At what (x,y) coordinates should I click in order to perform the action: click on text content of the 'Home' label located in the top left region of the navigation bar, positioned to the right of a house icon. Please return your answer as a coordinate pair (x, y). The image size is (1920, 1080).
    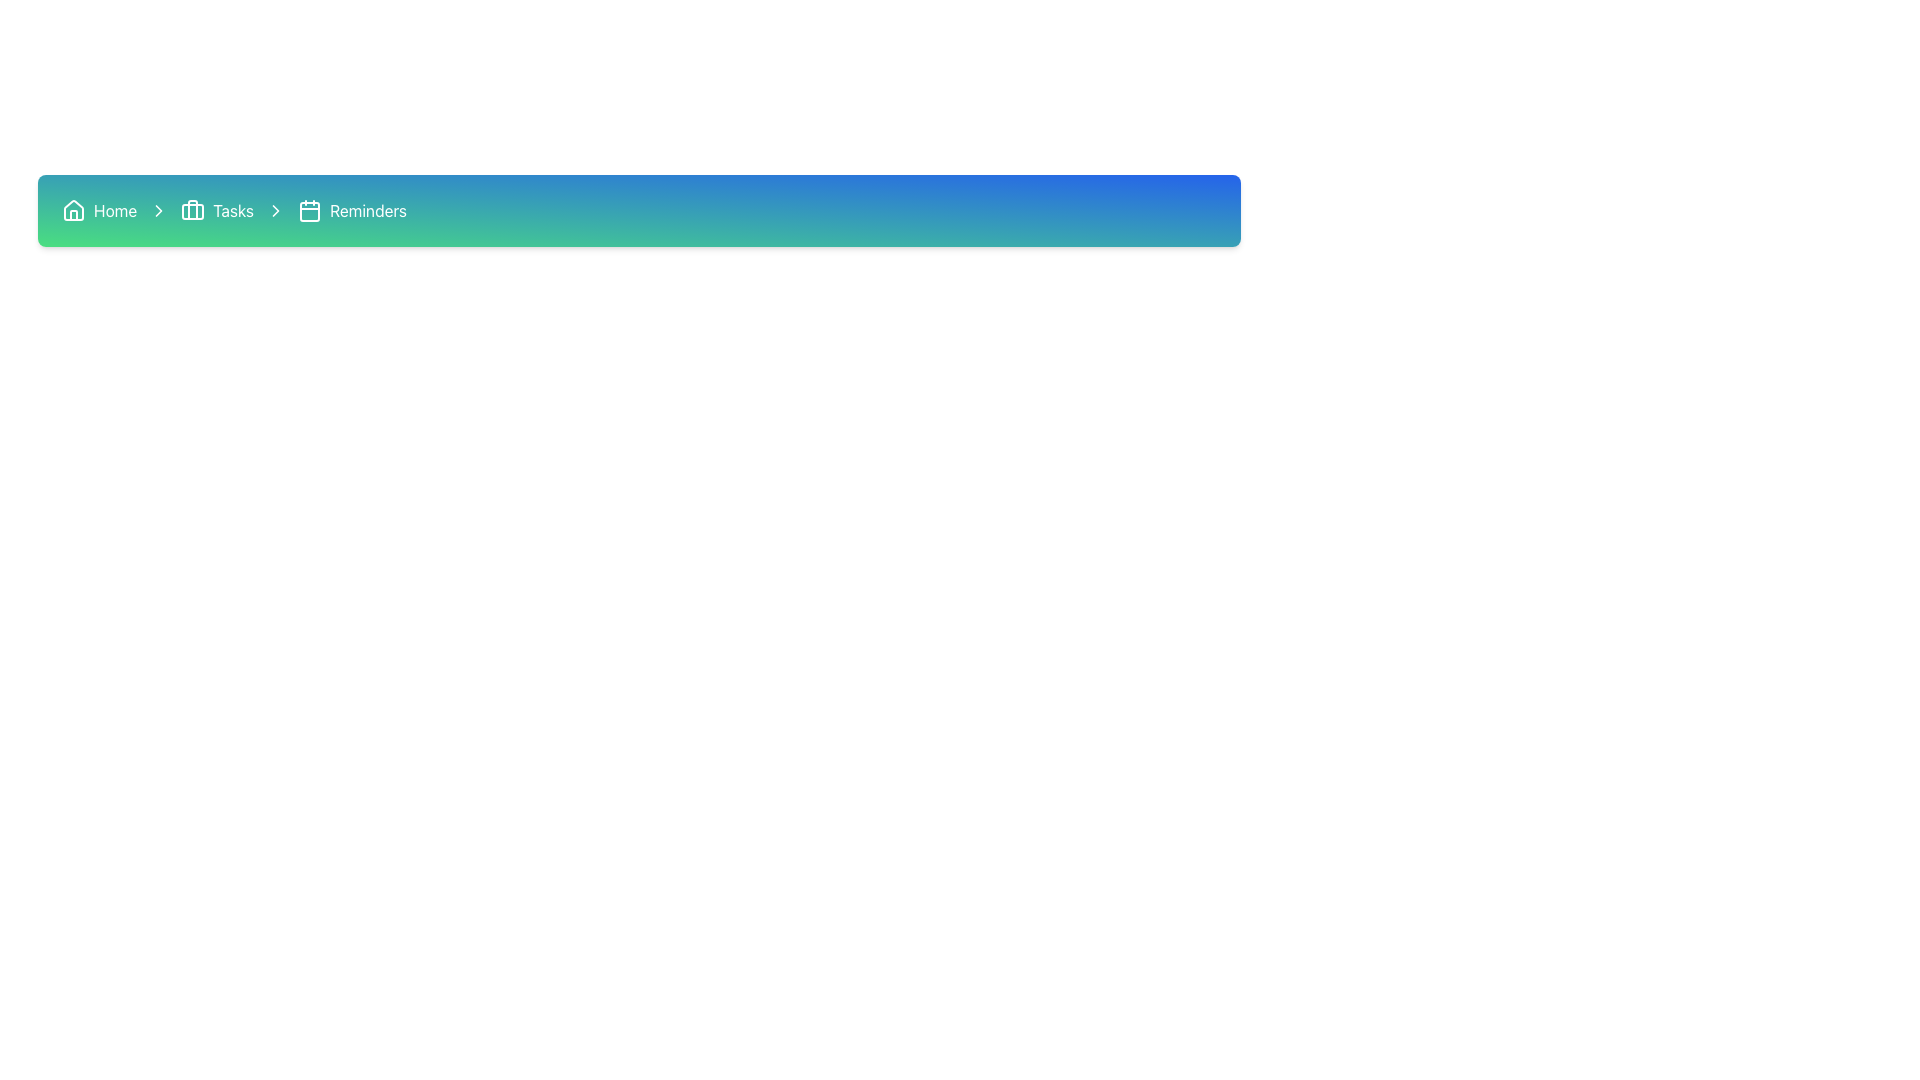
    Looking at the image, I should click on (114, 211).